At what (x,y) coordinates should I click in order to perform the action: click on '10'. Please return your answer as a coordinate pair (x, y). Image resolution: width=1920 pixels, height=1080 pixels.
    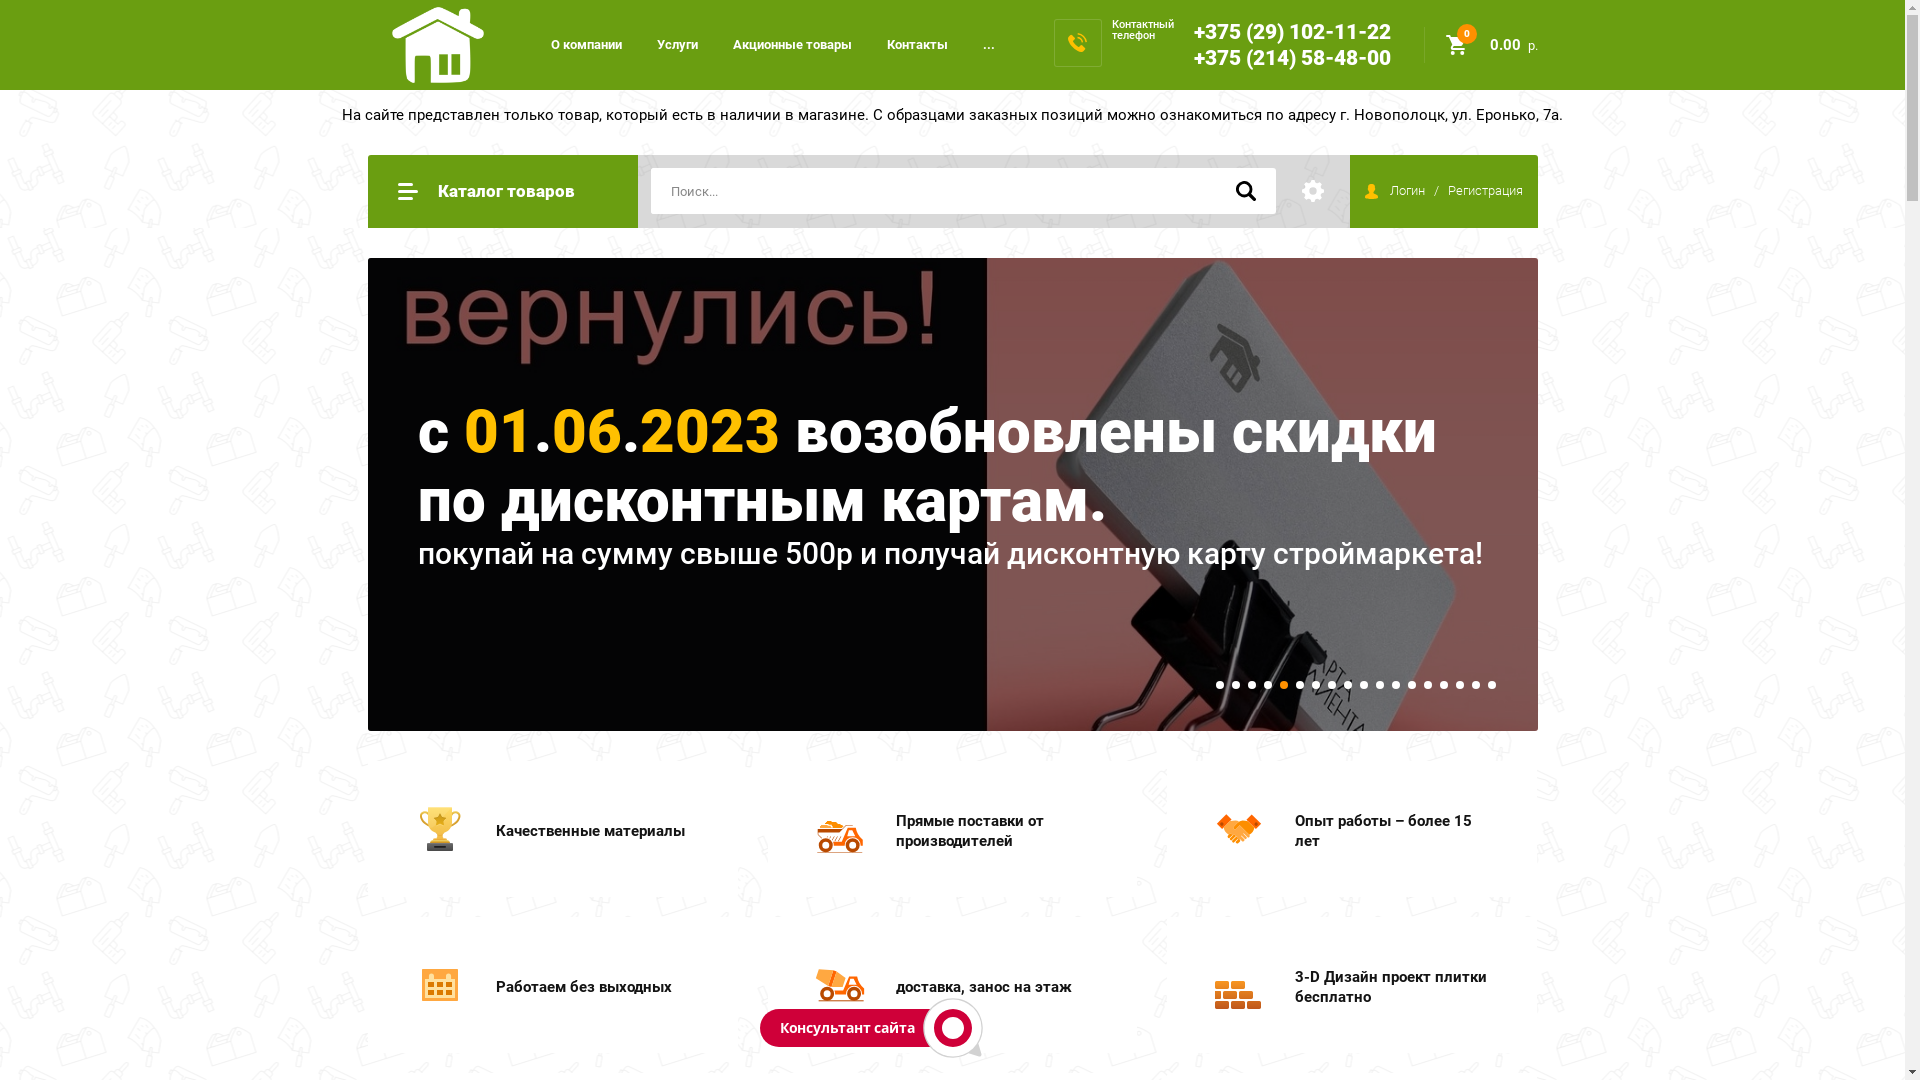
    Looking at the image, I should click on (1359, 684).